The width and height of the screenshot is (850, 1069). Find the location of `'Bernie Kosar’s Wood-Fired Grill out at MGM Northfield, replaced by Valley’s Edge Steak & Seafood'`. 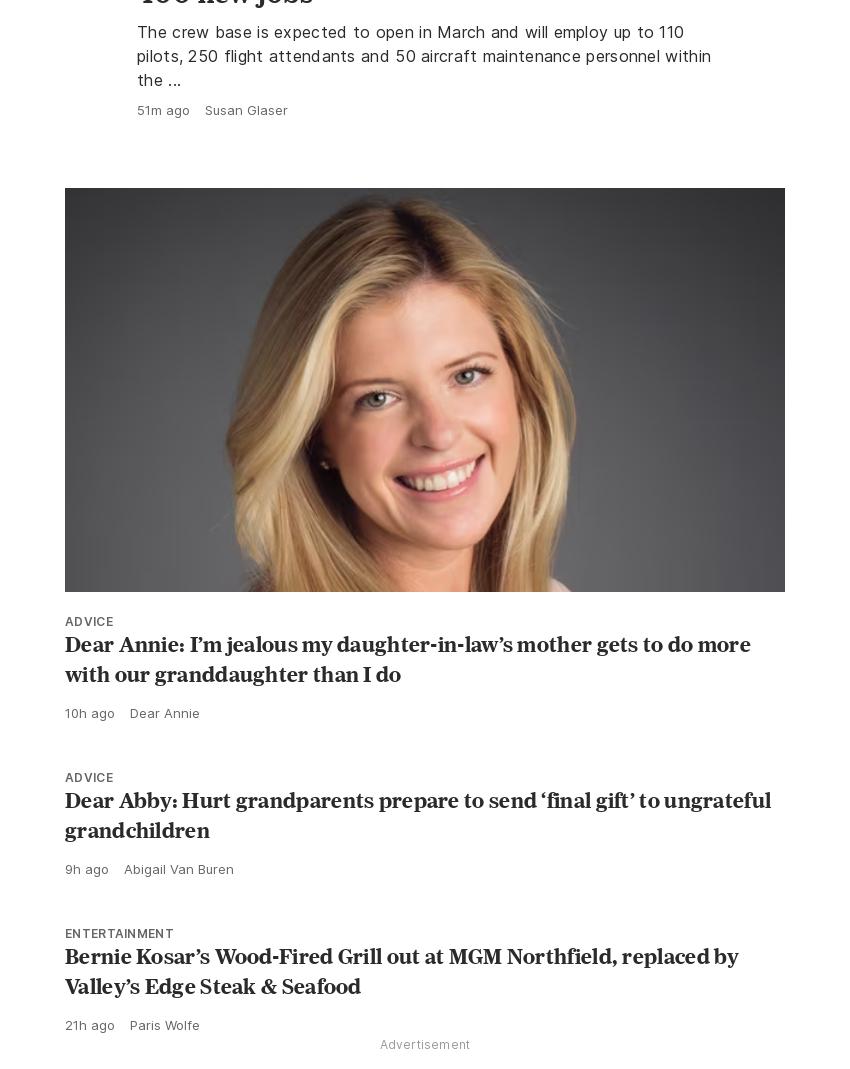

'Bernie Kosar’s Wood-Fired Grill out at MGM Northfield, replaced by Valley’s Edge Steak & Seafood' is located at coordinates (401, 1015).